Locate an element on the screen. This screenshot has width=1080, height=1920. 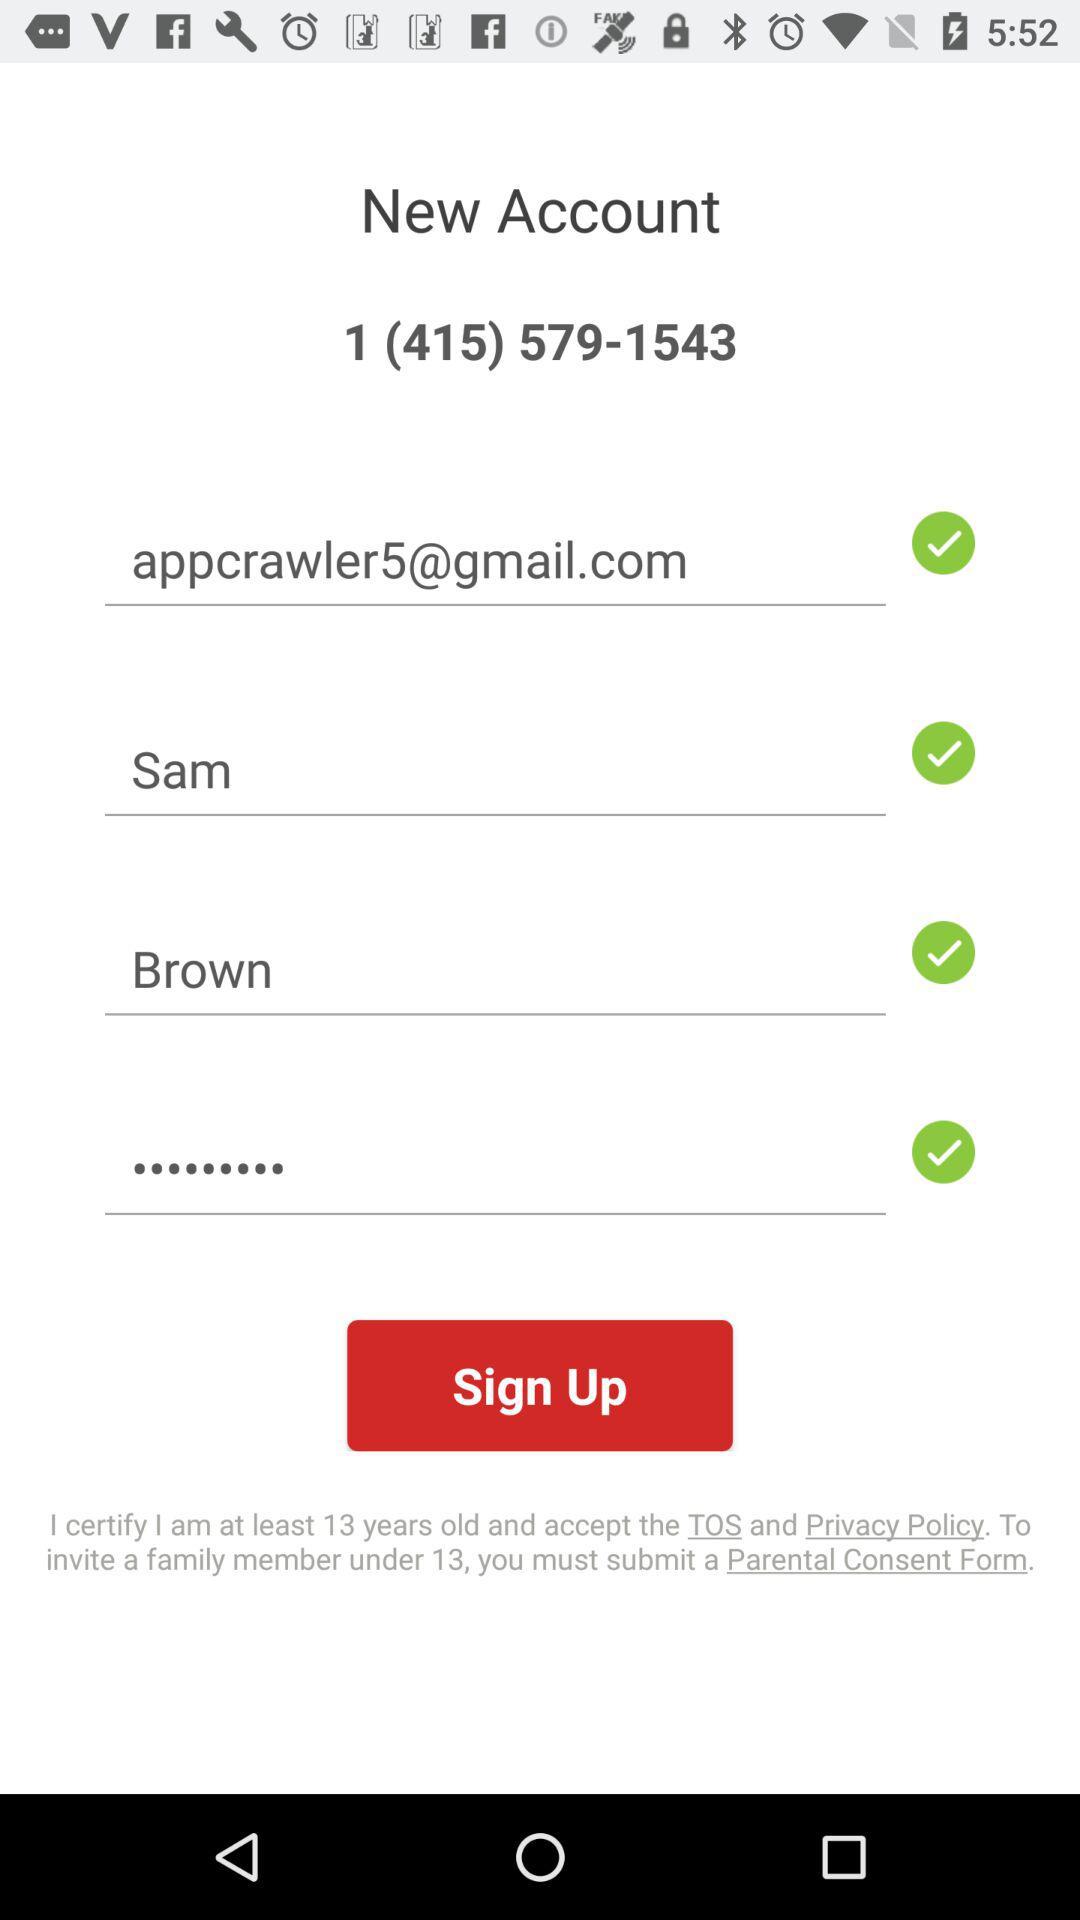
the brown icon is located at coordinates (495, 968).